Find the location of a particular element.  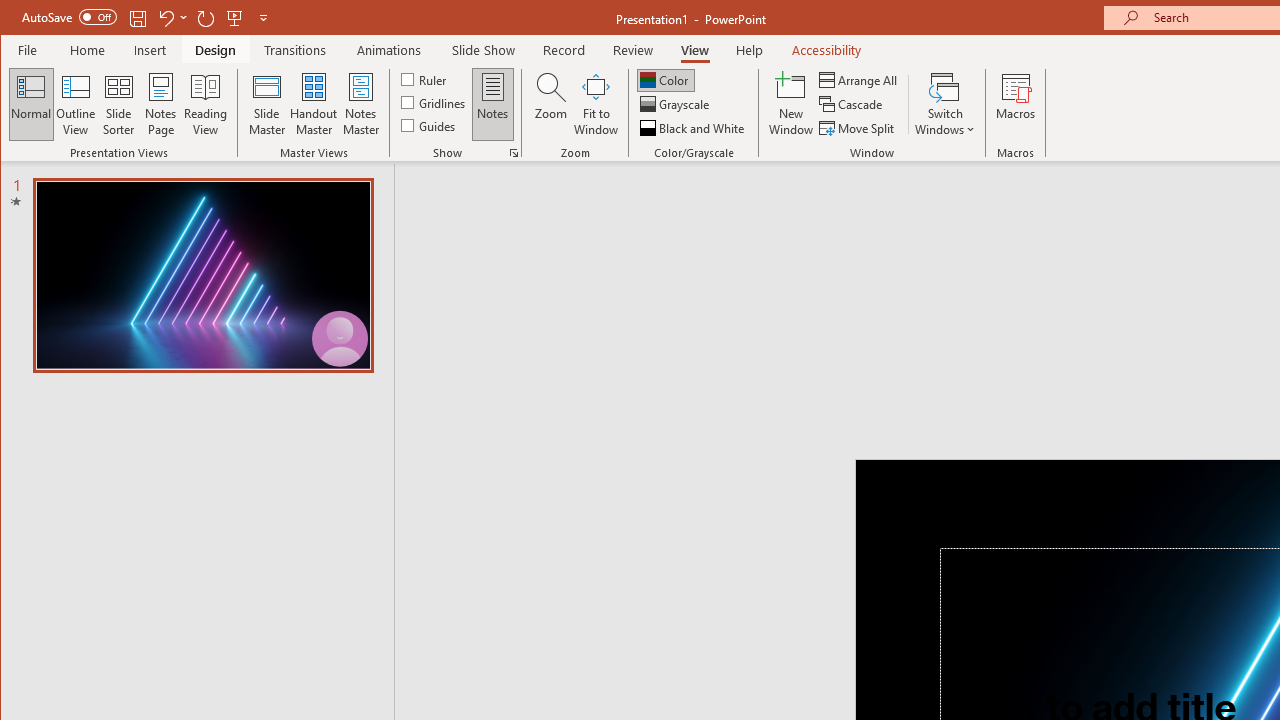

'Notes Page' is located at coordinates (160, 104).